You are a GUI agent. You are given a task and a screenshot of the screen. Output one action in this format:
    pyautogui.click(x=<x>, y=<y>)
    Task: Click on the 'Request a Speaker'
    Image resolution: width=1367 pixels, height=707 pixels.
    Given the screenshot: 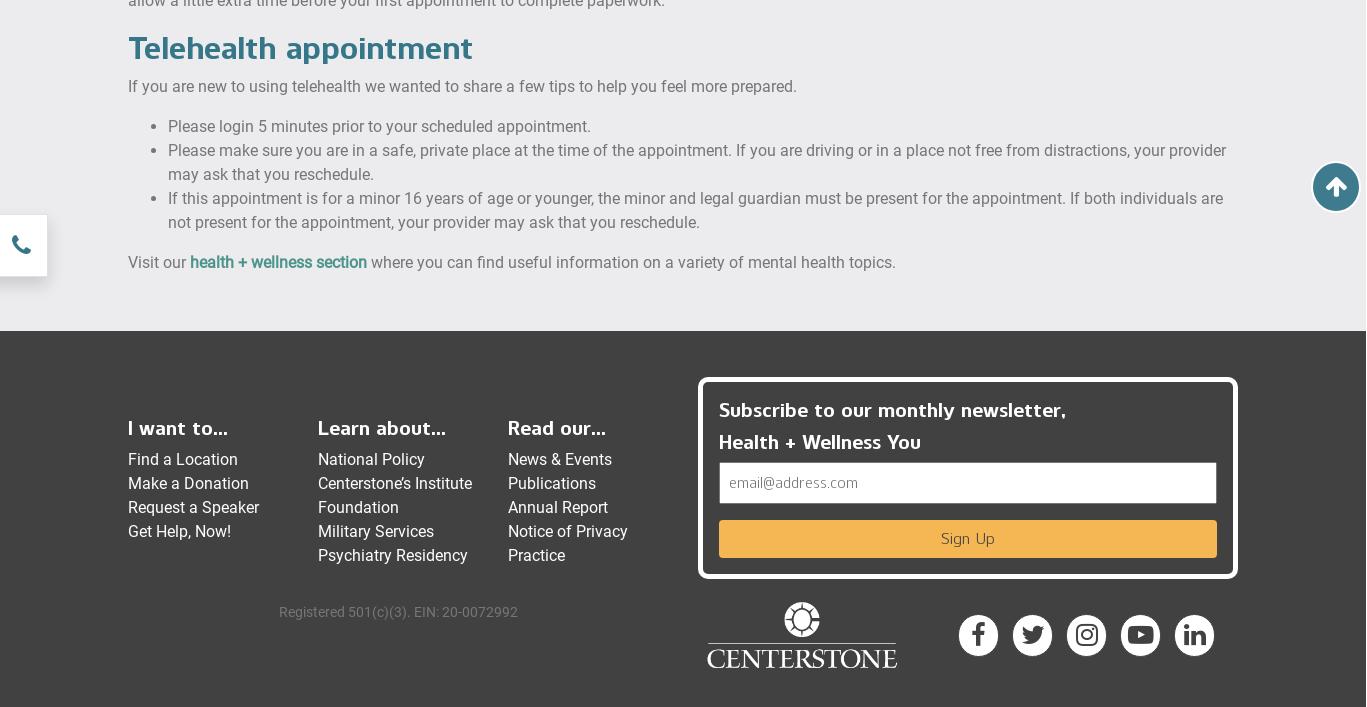 What is the action you would take?
    pyautogui.click(x=192, y=505)
    